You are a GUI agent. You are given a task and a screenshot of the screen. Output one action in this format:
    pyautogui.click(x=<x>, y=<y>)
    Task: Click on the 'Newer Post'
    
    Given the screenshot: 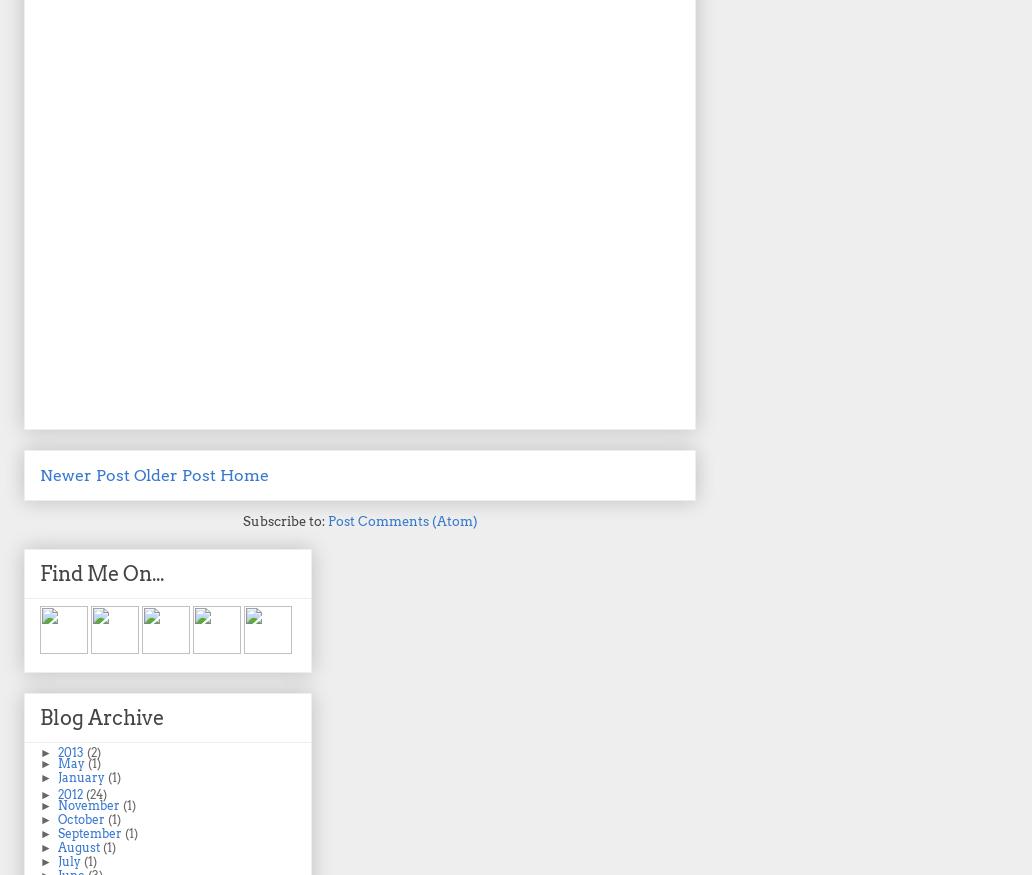 What is the action you would take?
    pyautogui.click(x=85, y=475)
    